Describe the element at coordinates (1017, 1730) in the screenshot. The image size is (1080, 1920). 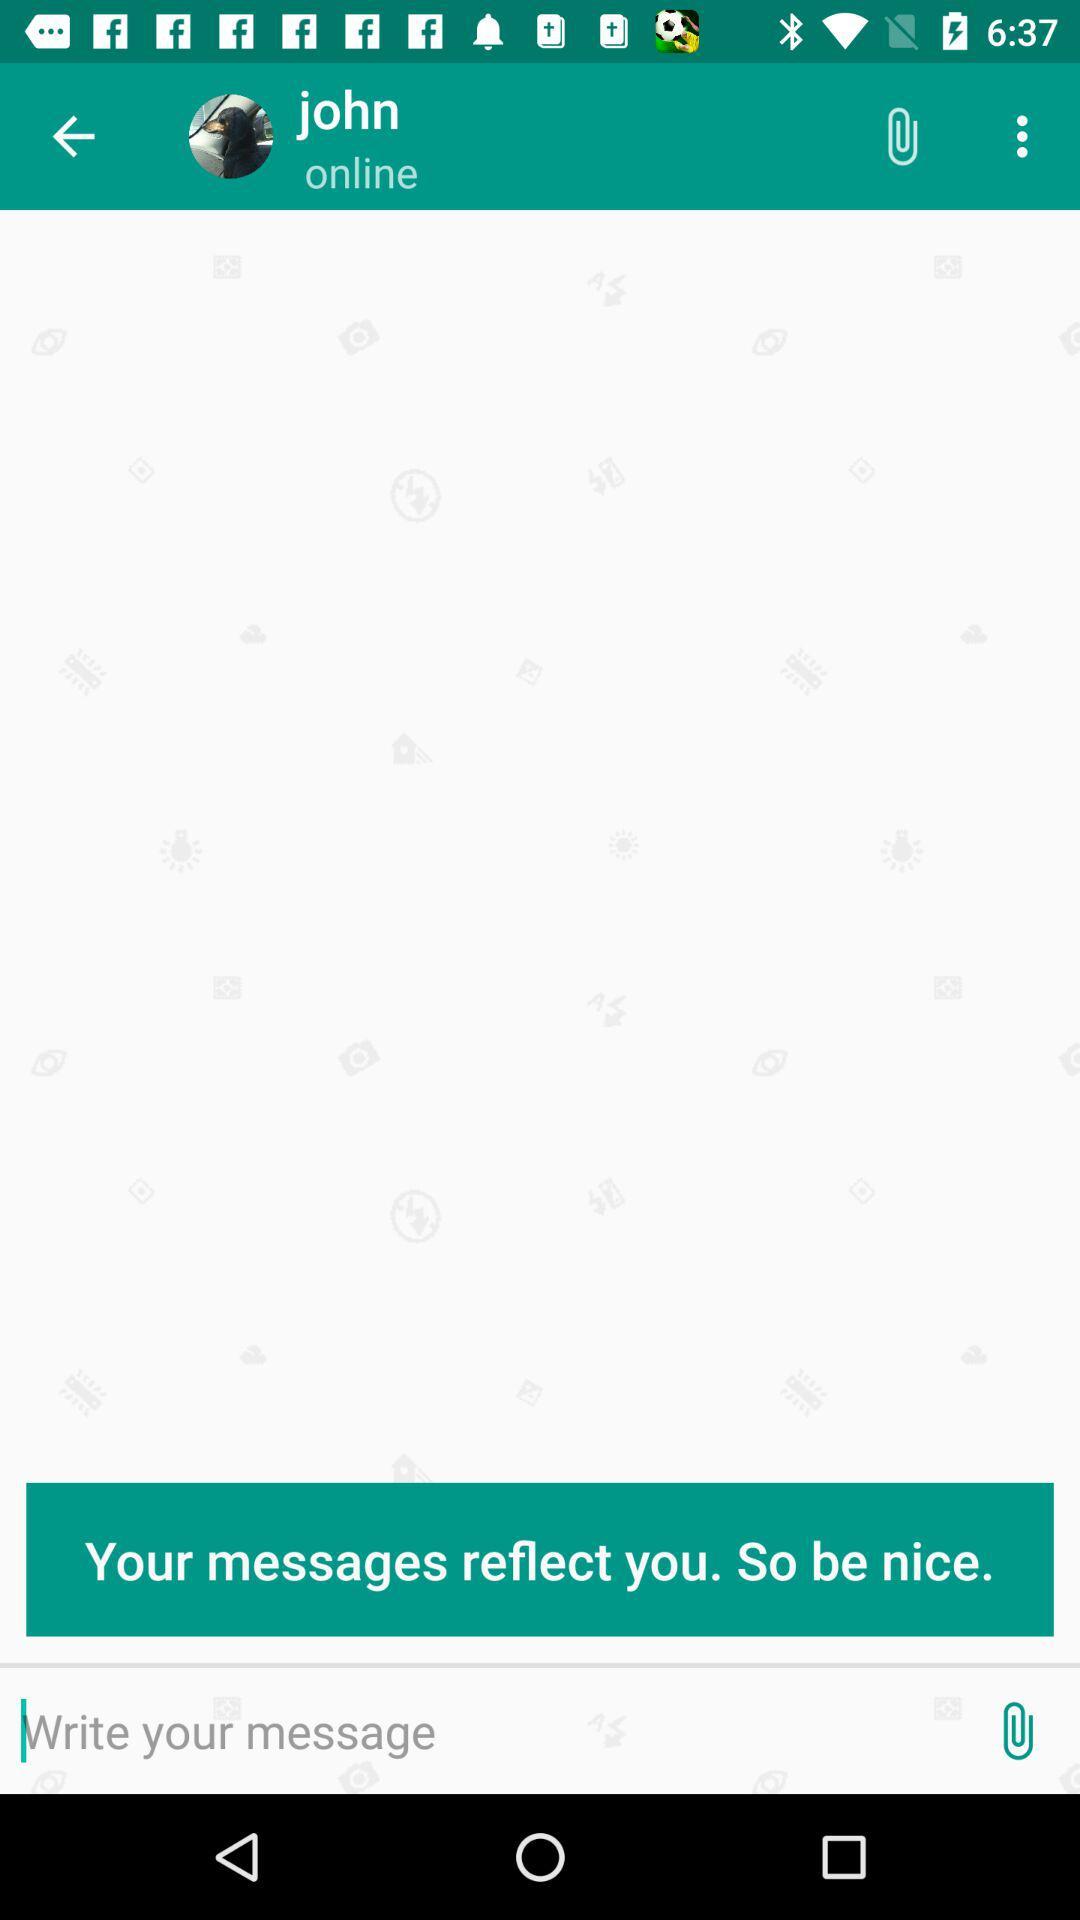
I see `attach file` at that location.